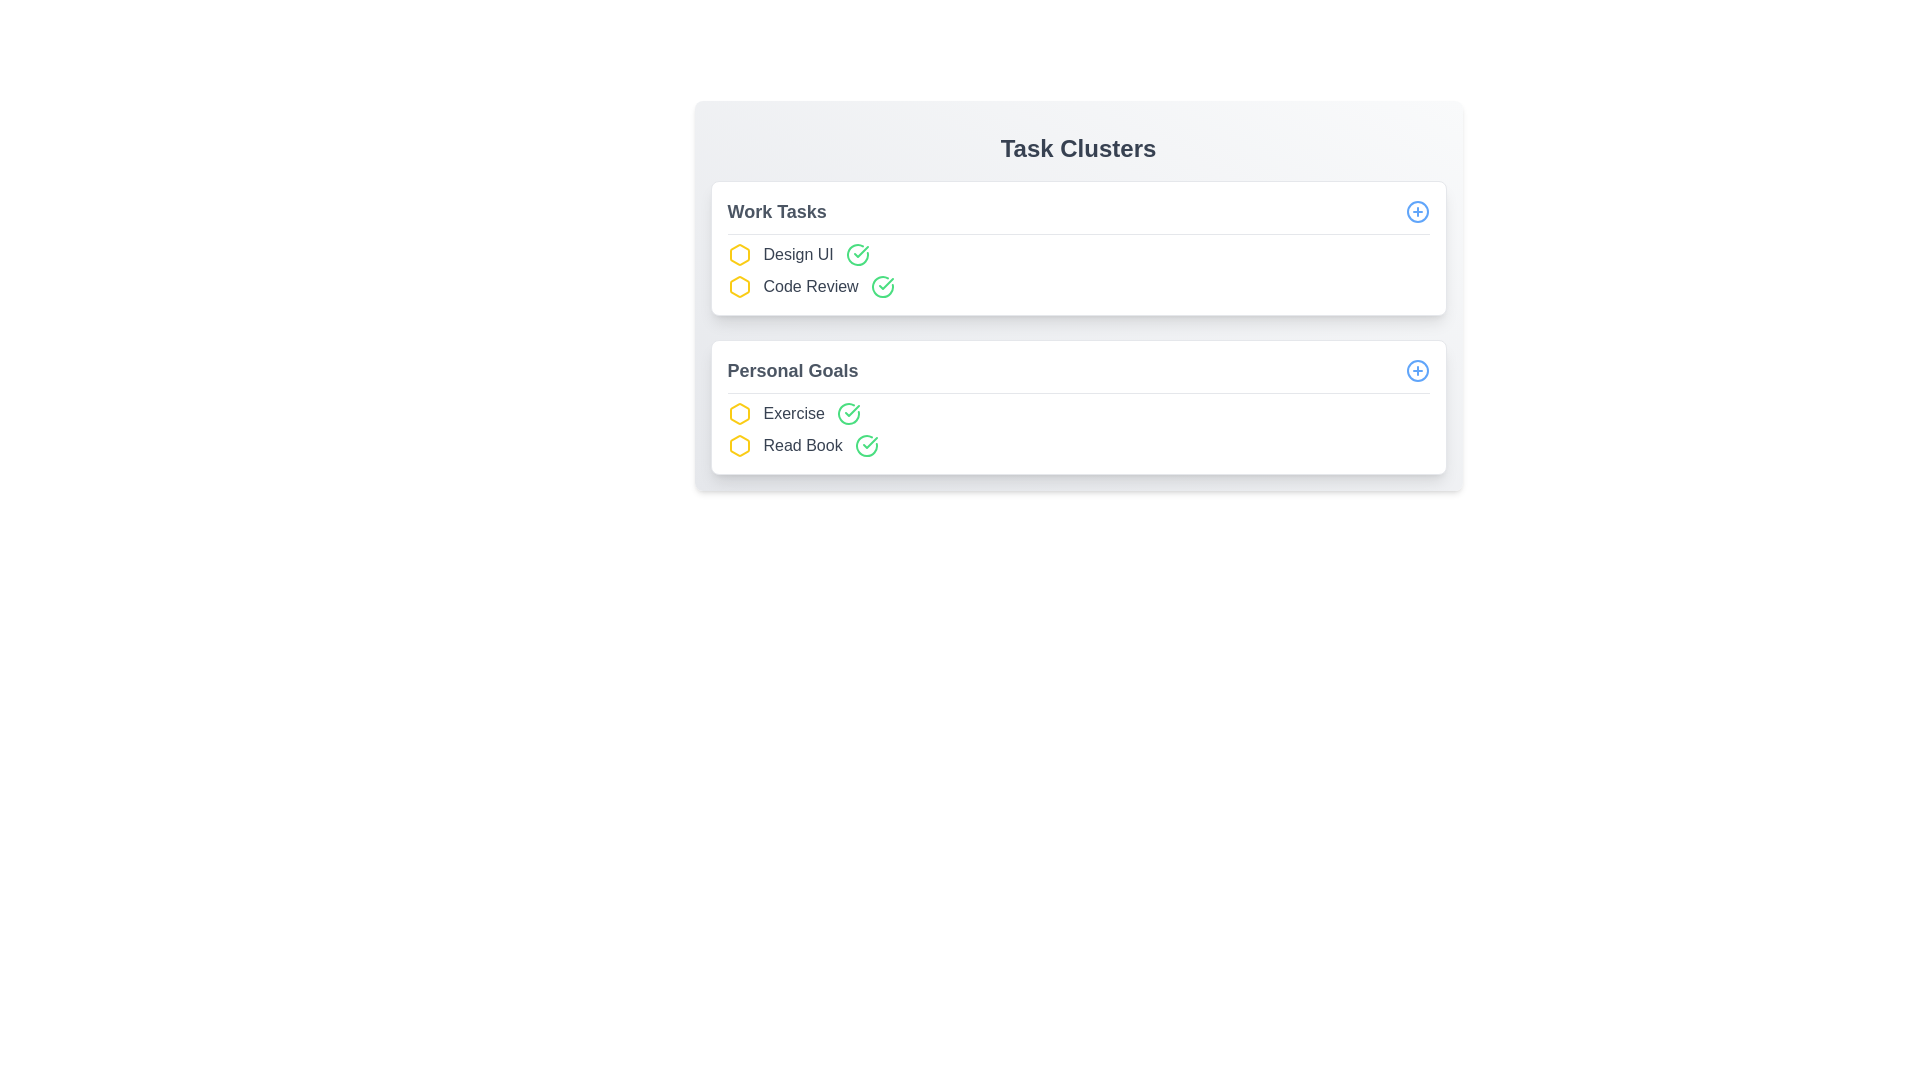 The height and width of the screenshot is (1080, 1920). I want to click on the title of the cluster Personal Goals to interact with it, so click(791, 370).